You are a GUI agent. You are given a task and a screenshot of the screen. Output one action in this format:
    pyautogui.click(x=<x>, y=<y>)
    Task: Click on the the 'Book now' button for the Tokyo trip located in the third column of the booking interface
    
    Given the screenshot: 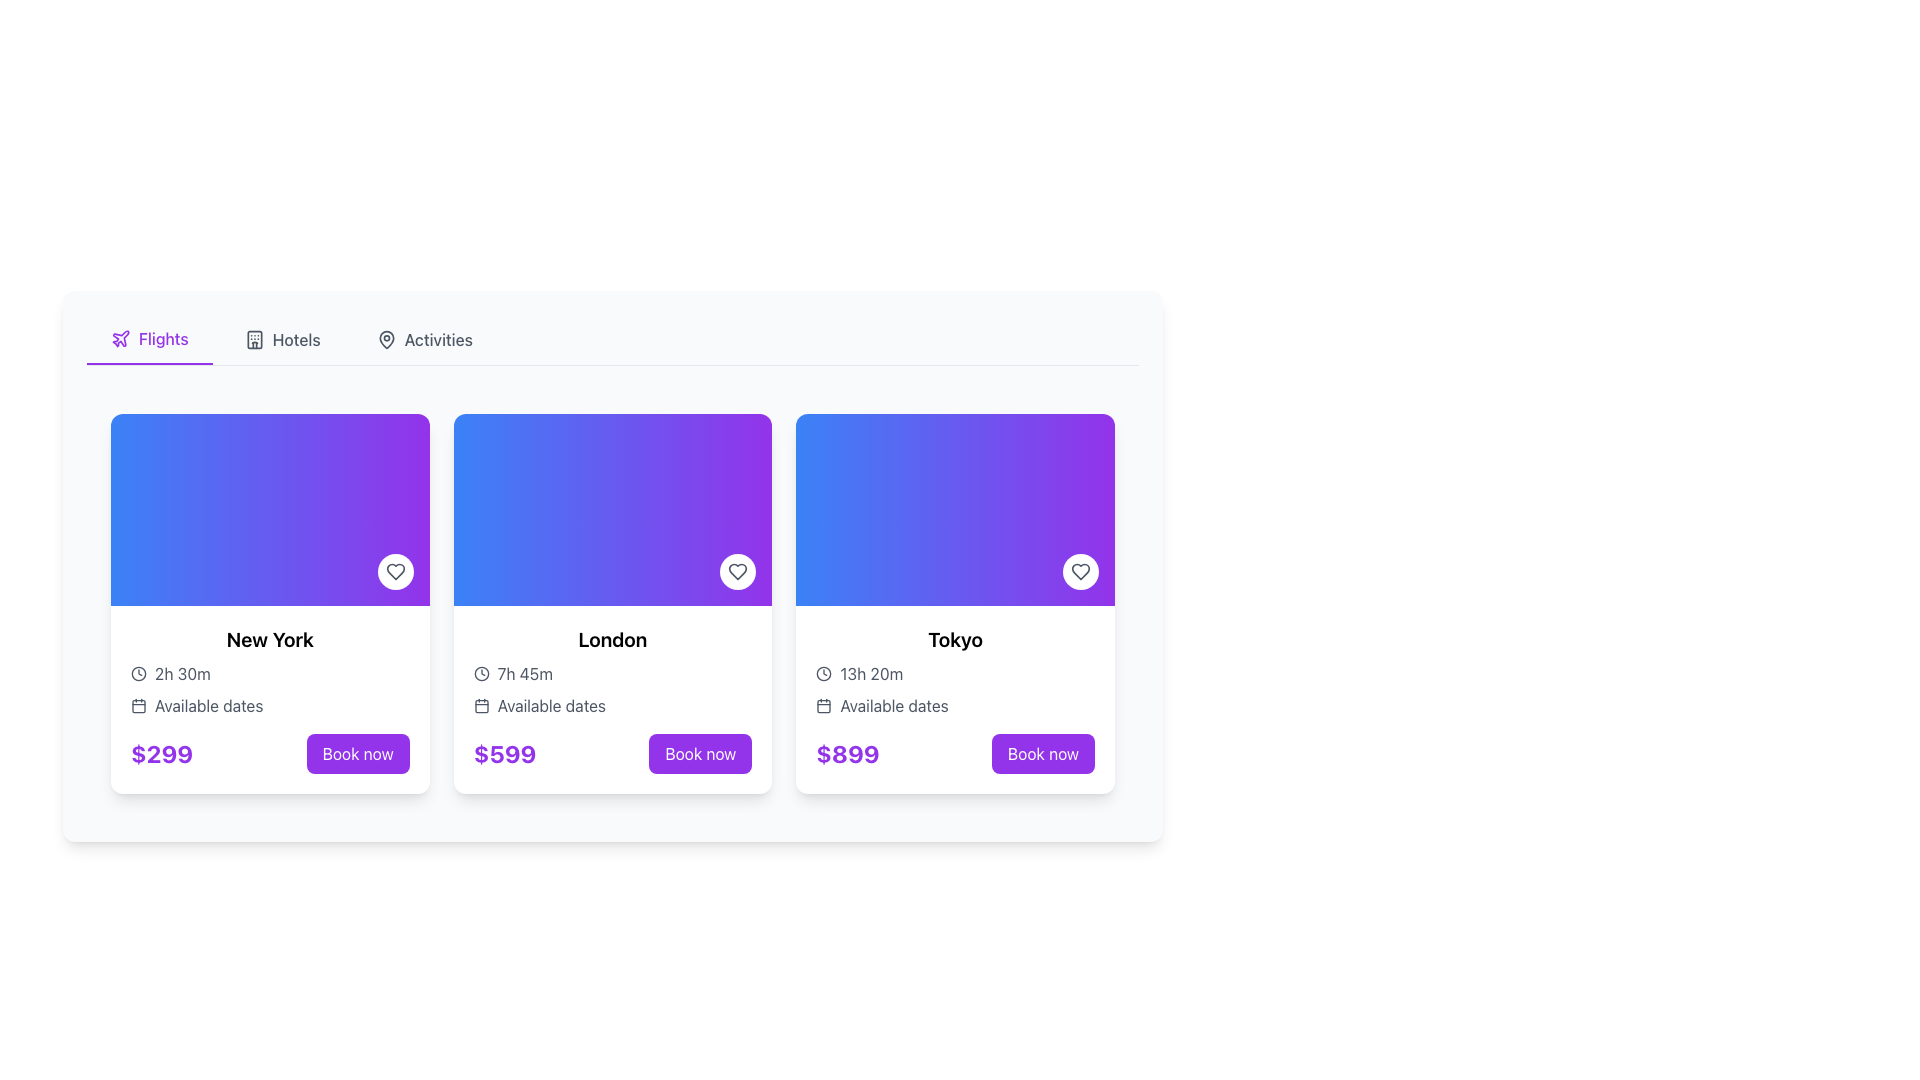 What is the action you would take?
    pyautogui.click(x=1042, y=753)
    